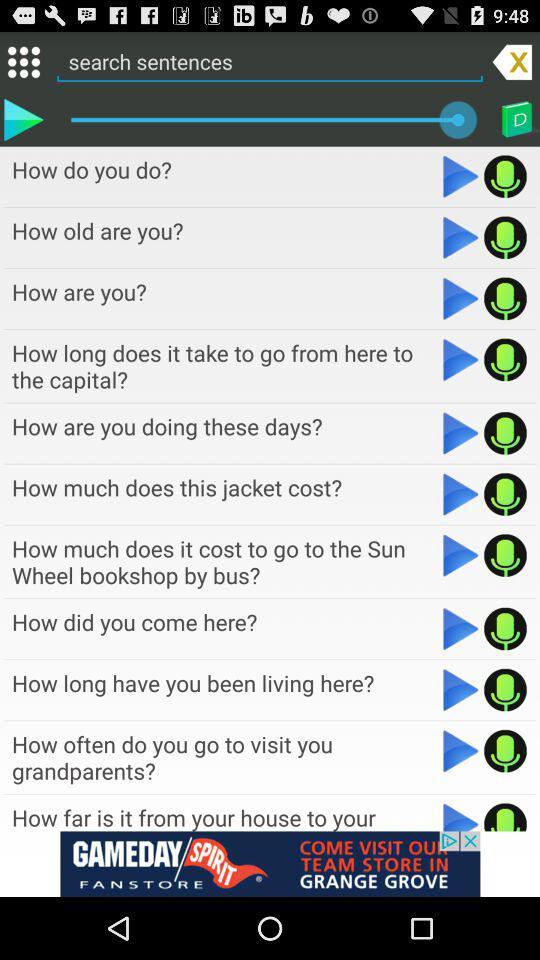  I want to click on the second option in the list, so click(224, 230).